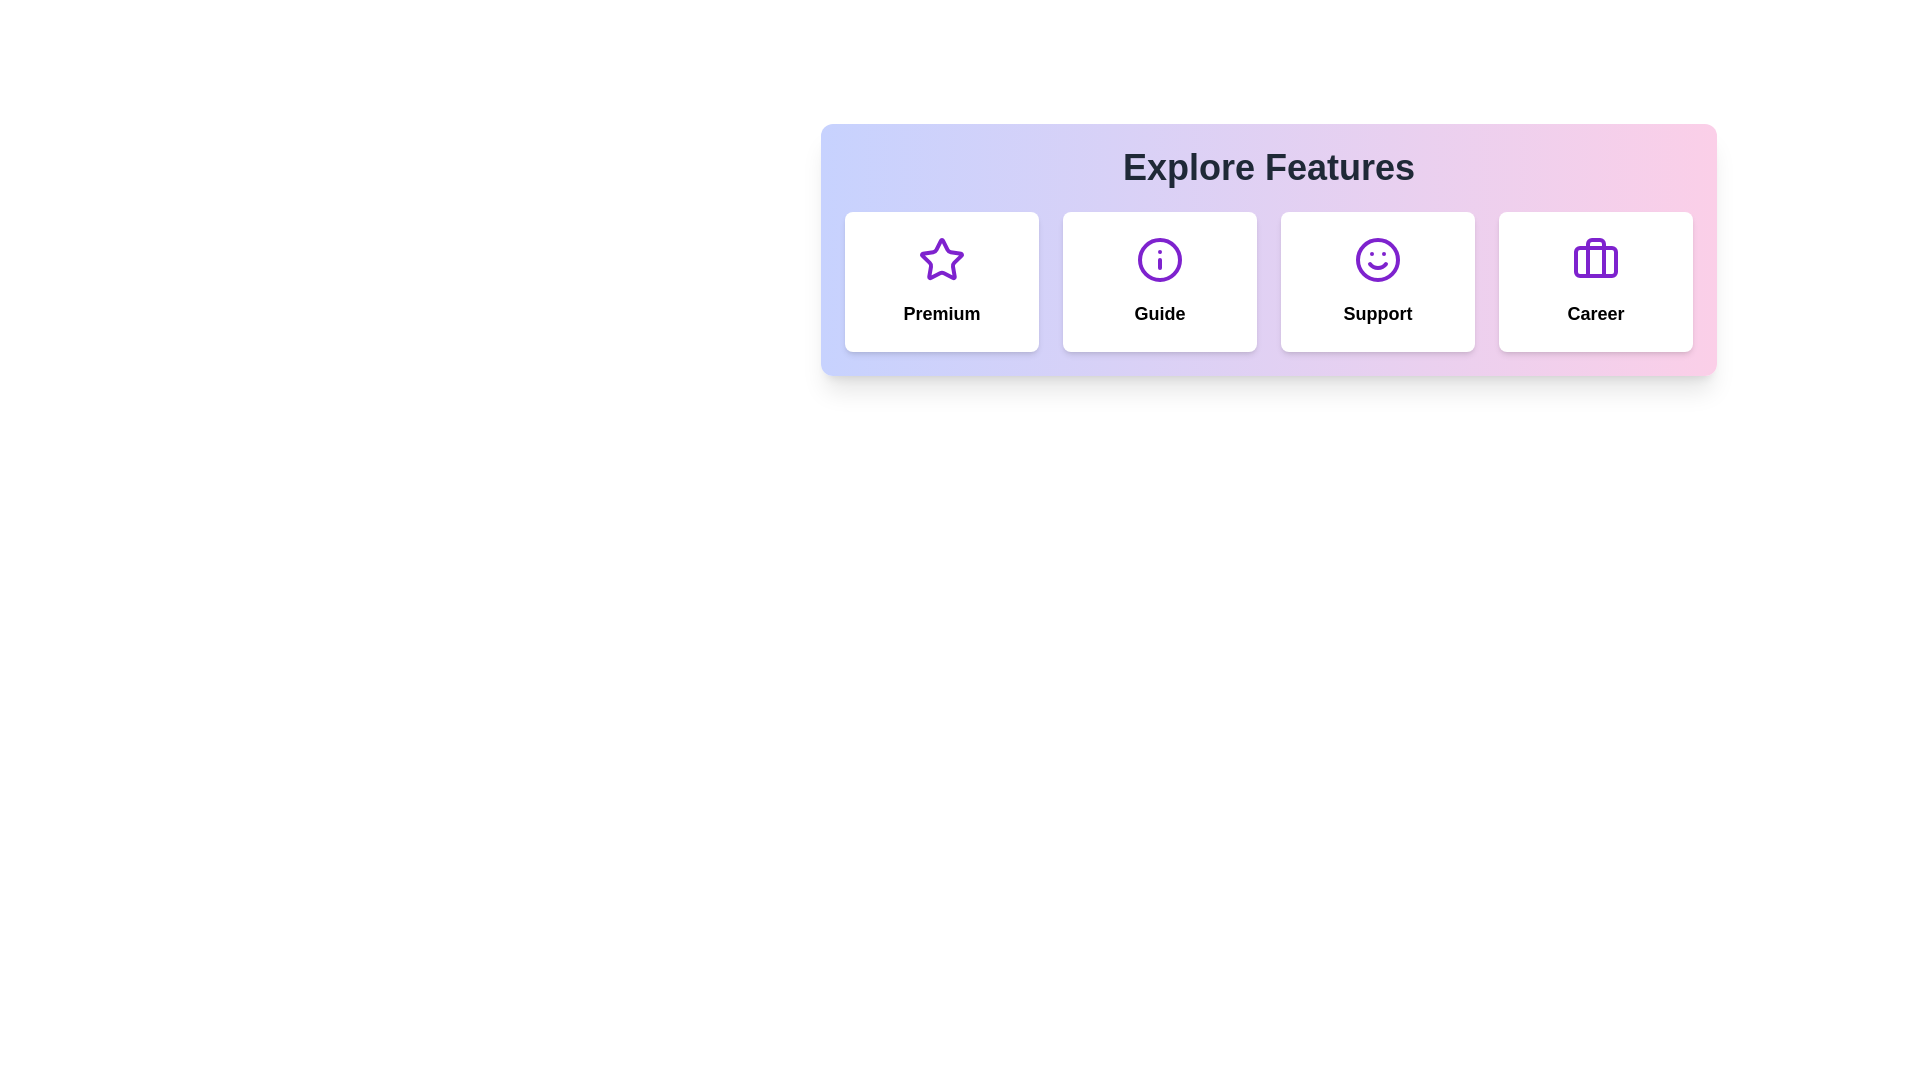 This screenshot has height=1080, width=1920. Describe the element at coordinates (1160, 258) in the screenshot. I see `the 'Guide' icon located in the center of the 'Guide' card under the 'Explore Features' heading` at that location.